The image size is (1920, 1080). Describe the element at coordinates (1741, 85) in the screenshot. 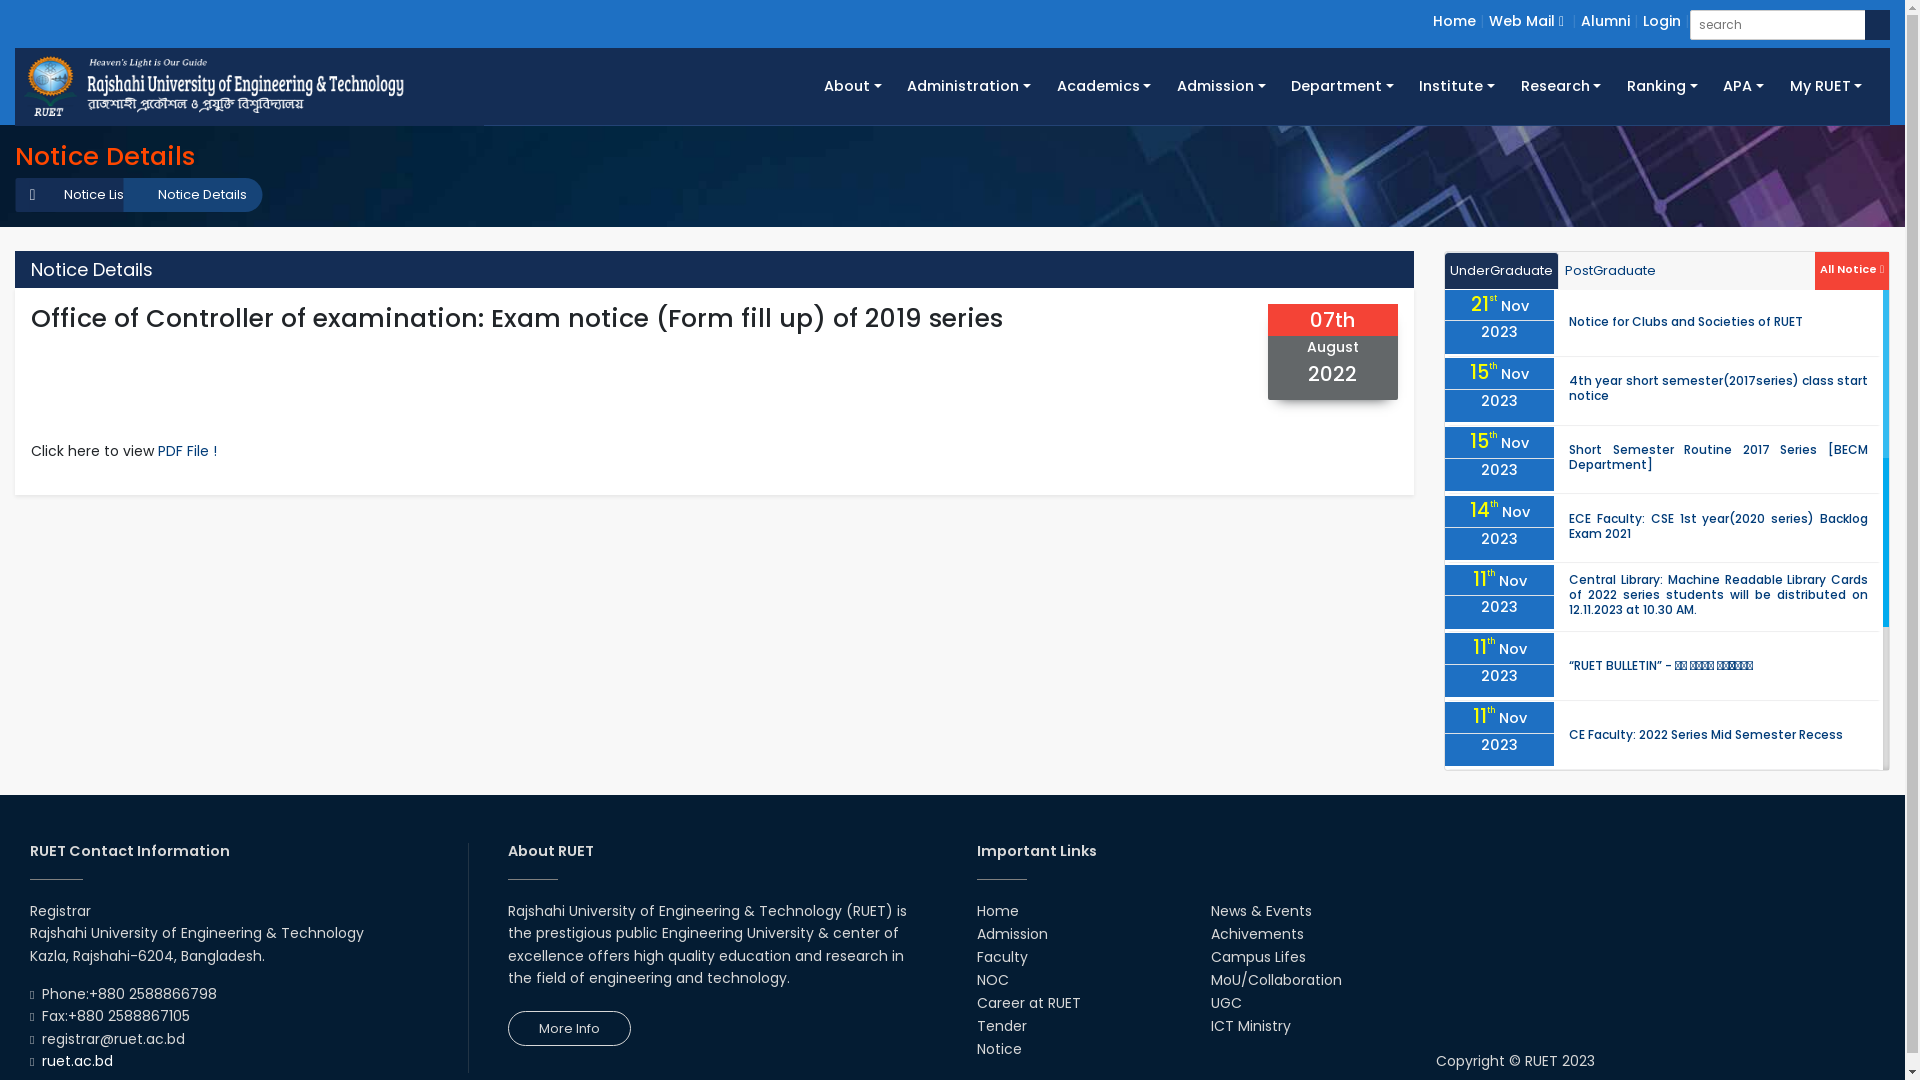

I see `'APA'` at that location.